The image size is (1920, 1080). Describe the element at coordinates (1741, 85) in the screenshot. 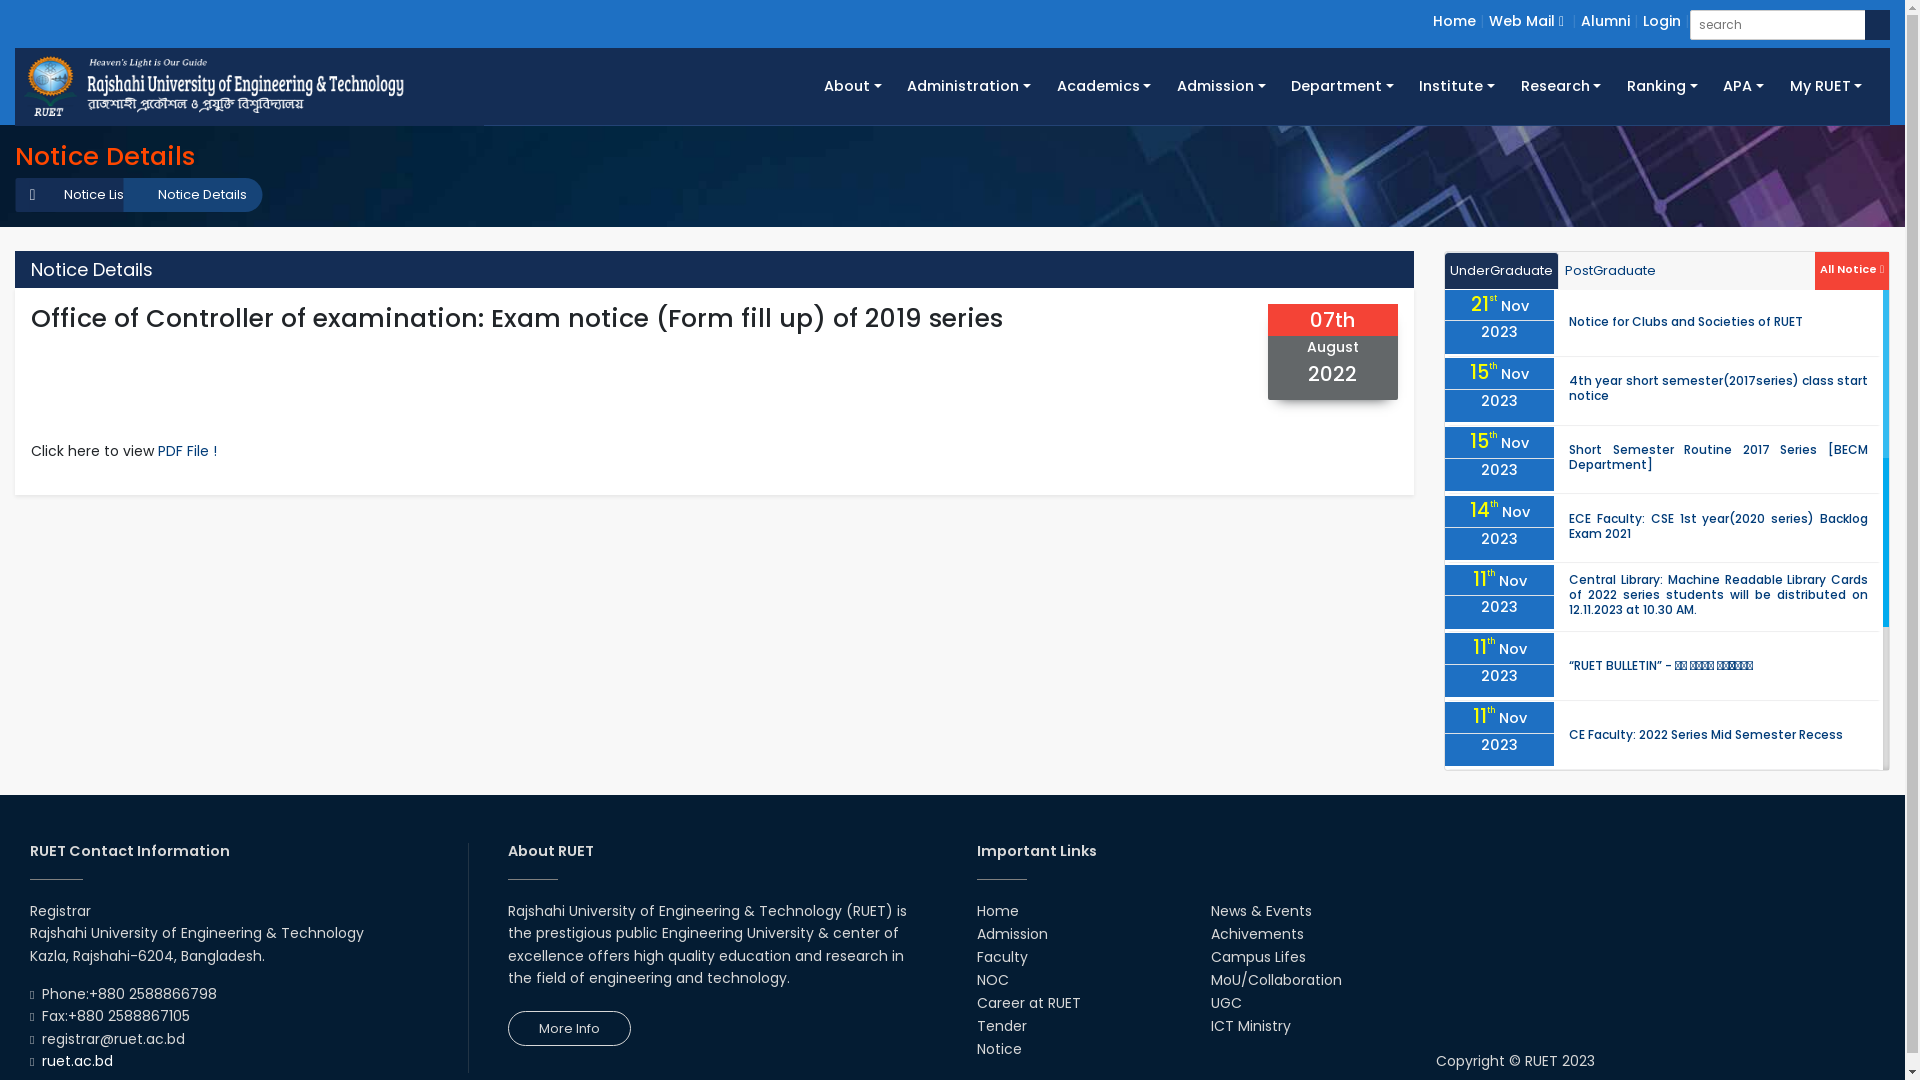

I see `'APA'` at that location.